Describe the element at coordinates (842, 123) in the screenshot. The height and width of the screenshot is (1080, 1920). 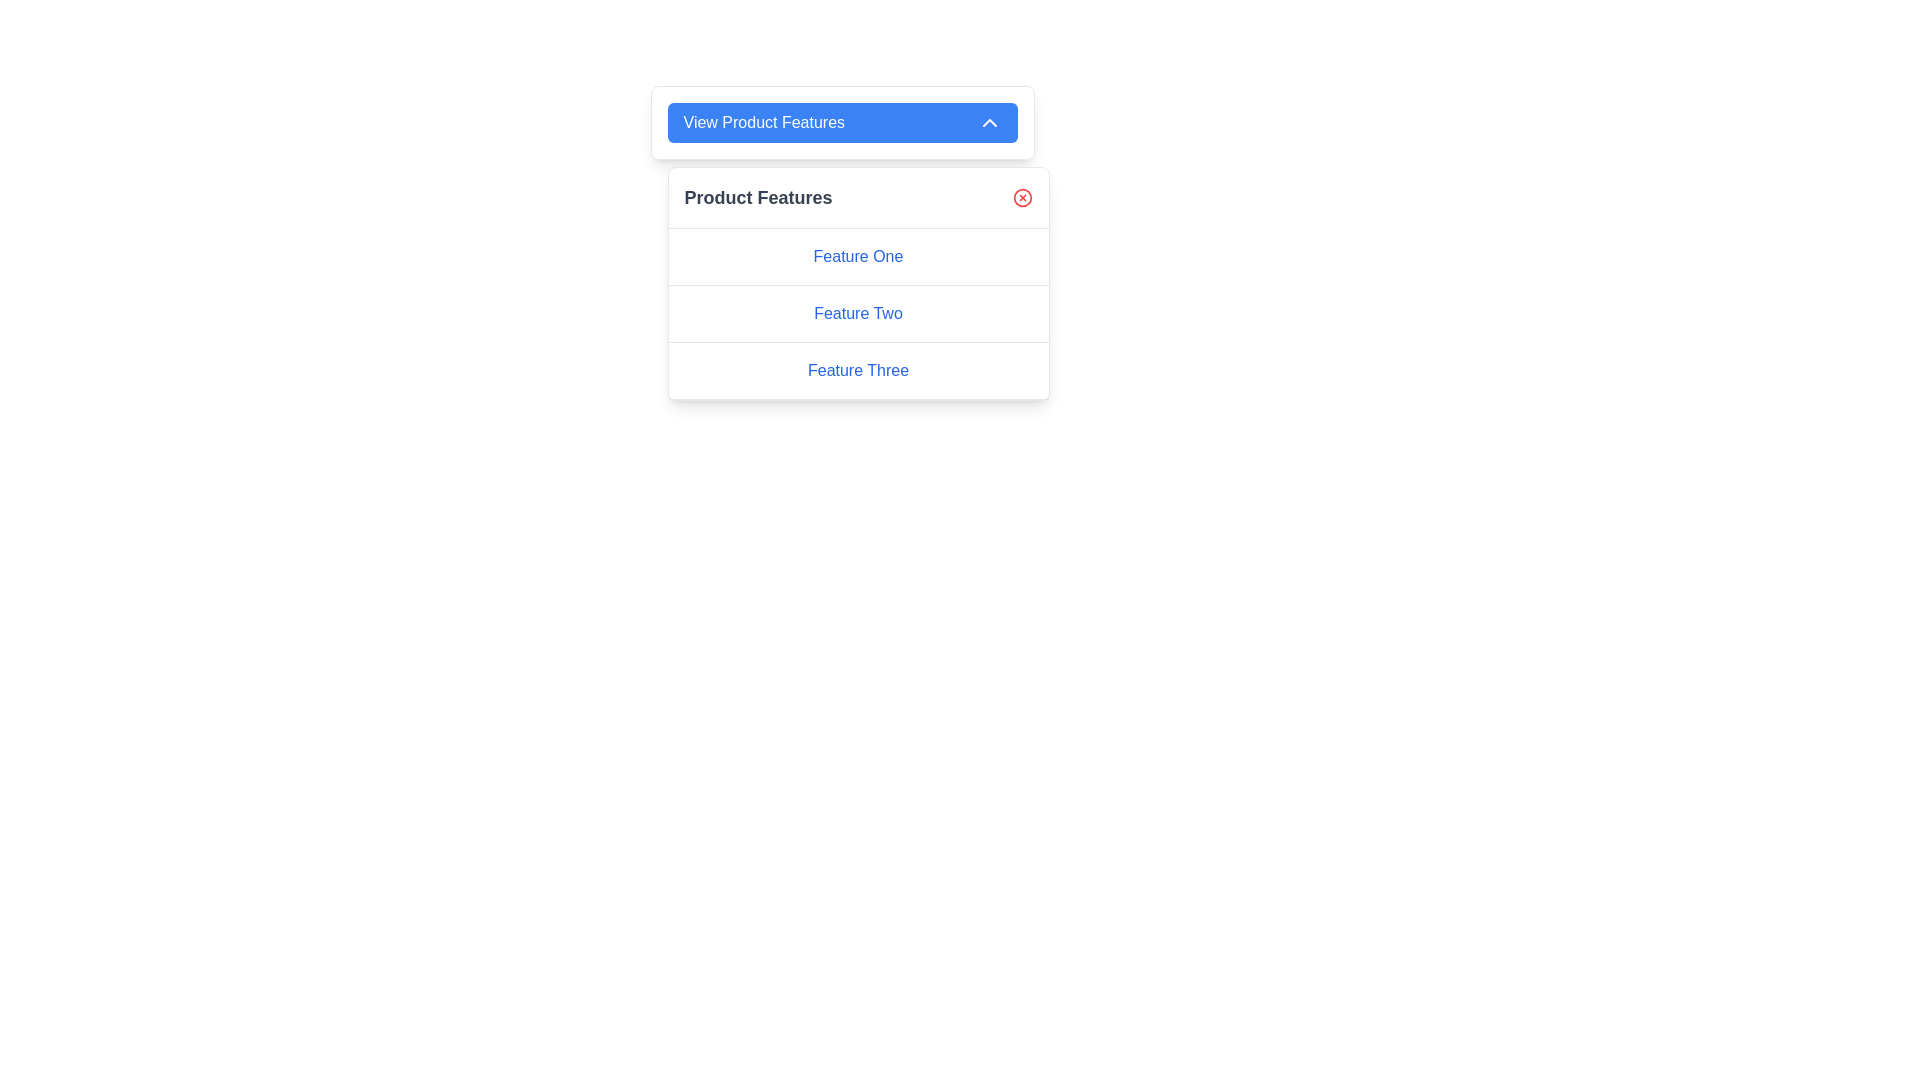
I see `the toggle button at the top of the dropdown component to show or hide the list of product features` at that location.